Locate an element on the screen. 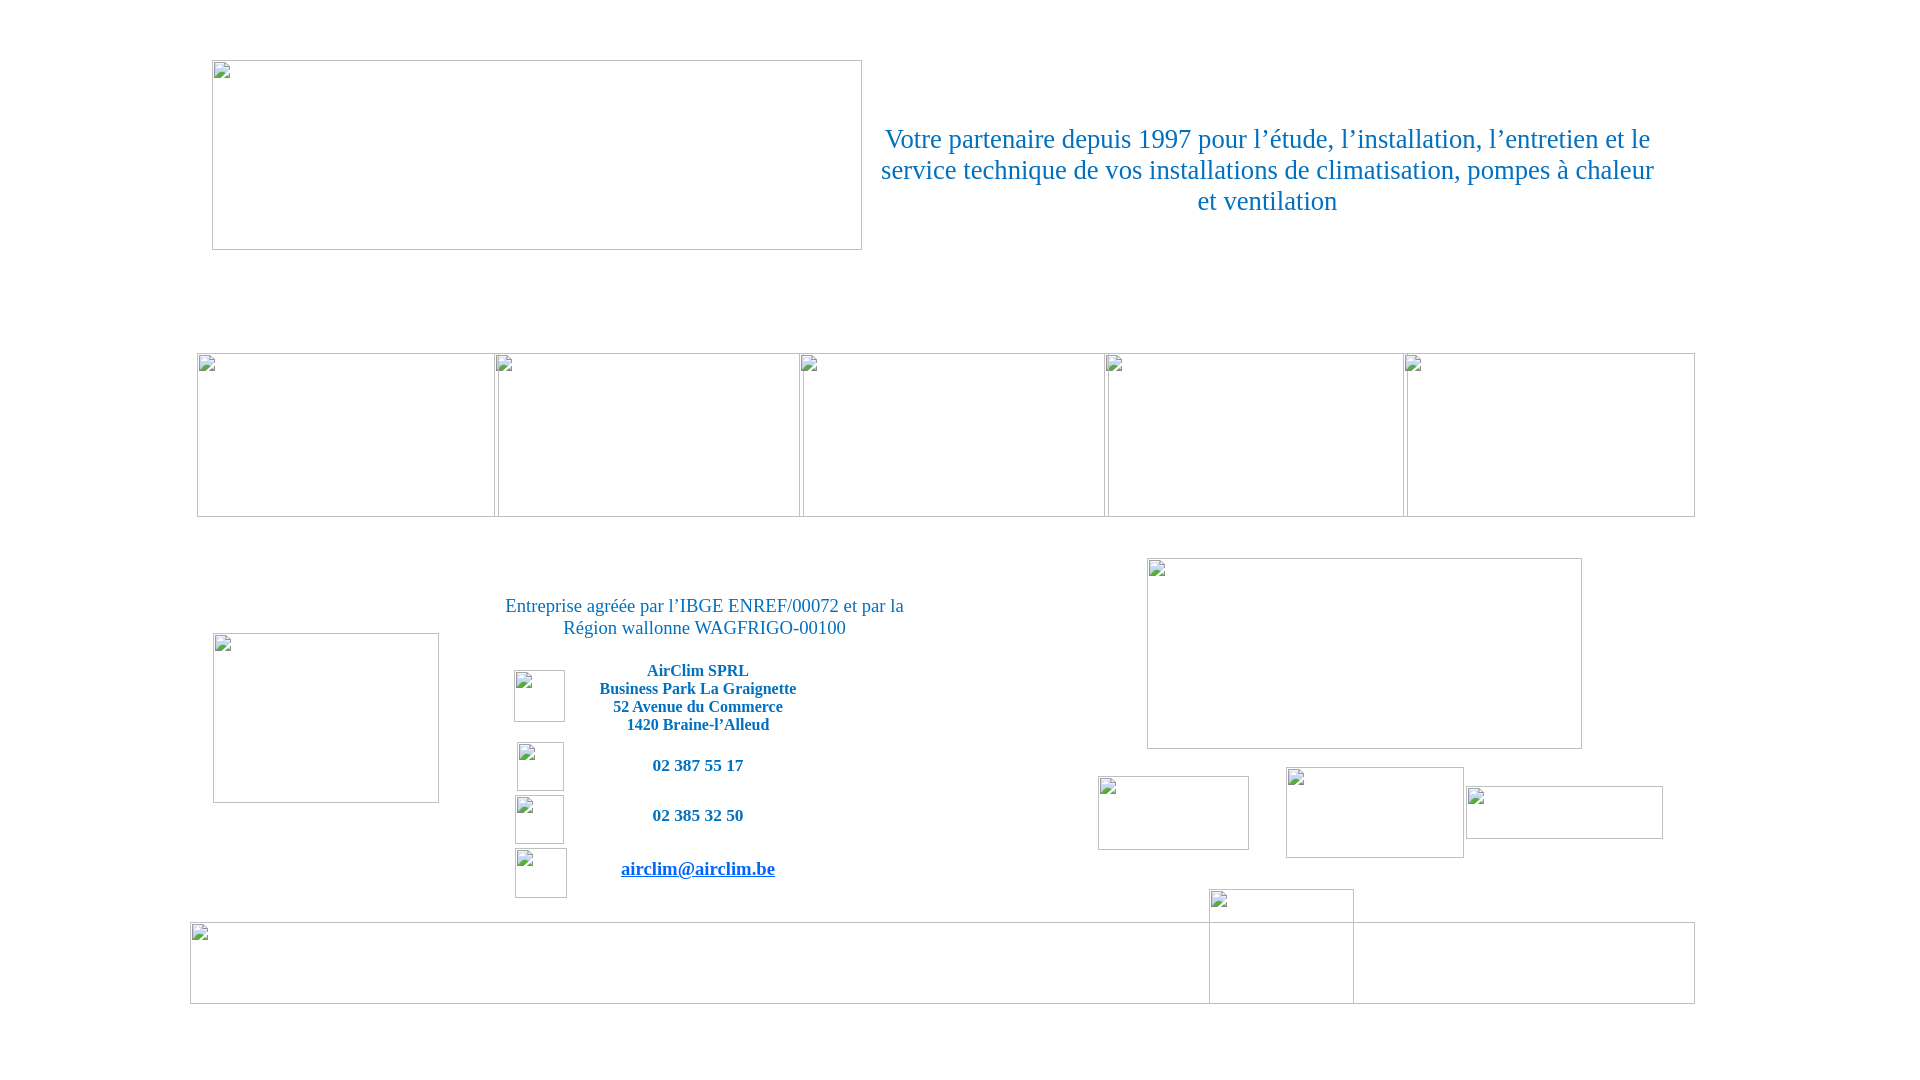  'airclim@airclim.be' is located at coordinates (697, 869).